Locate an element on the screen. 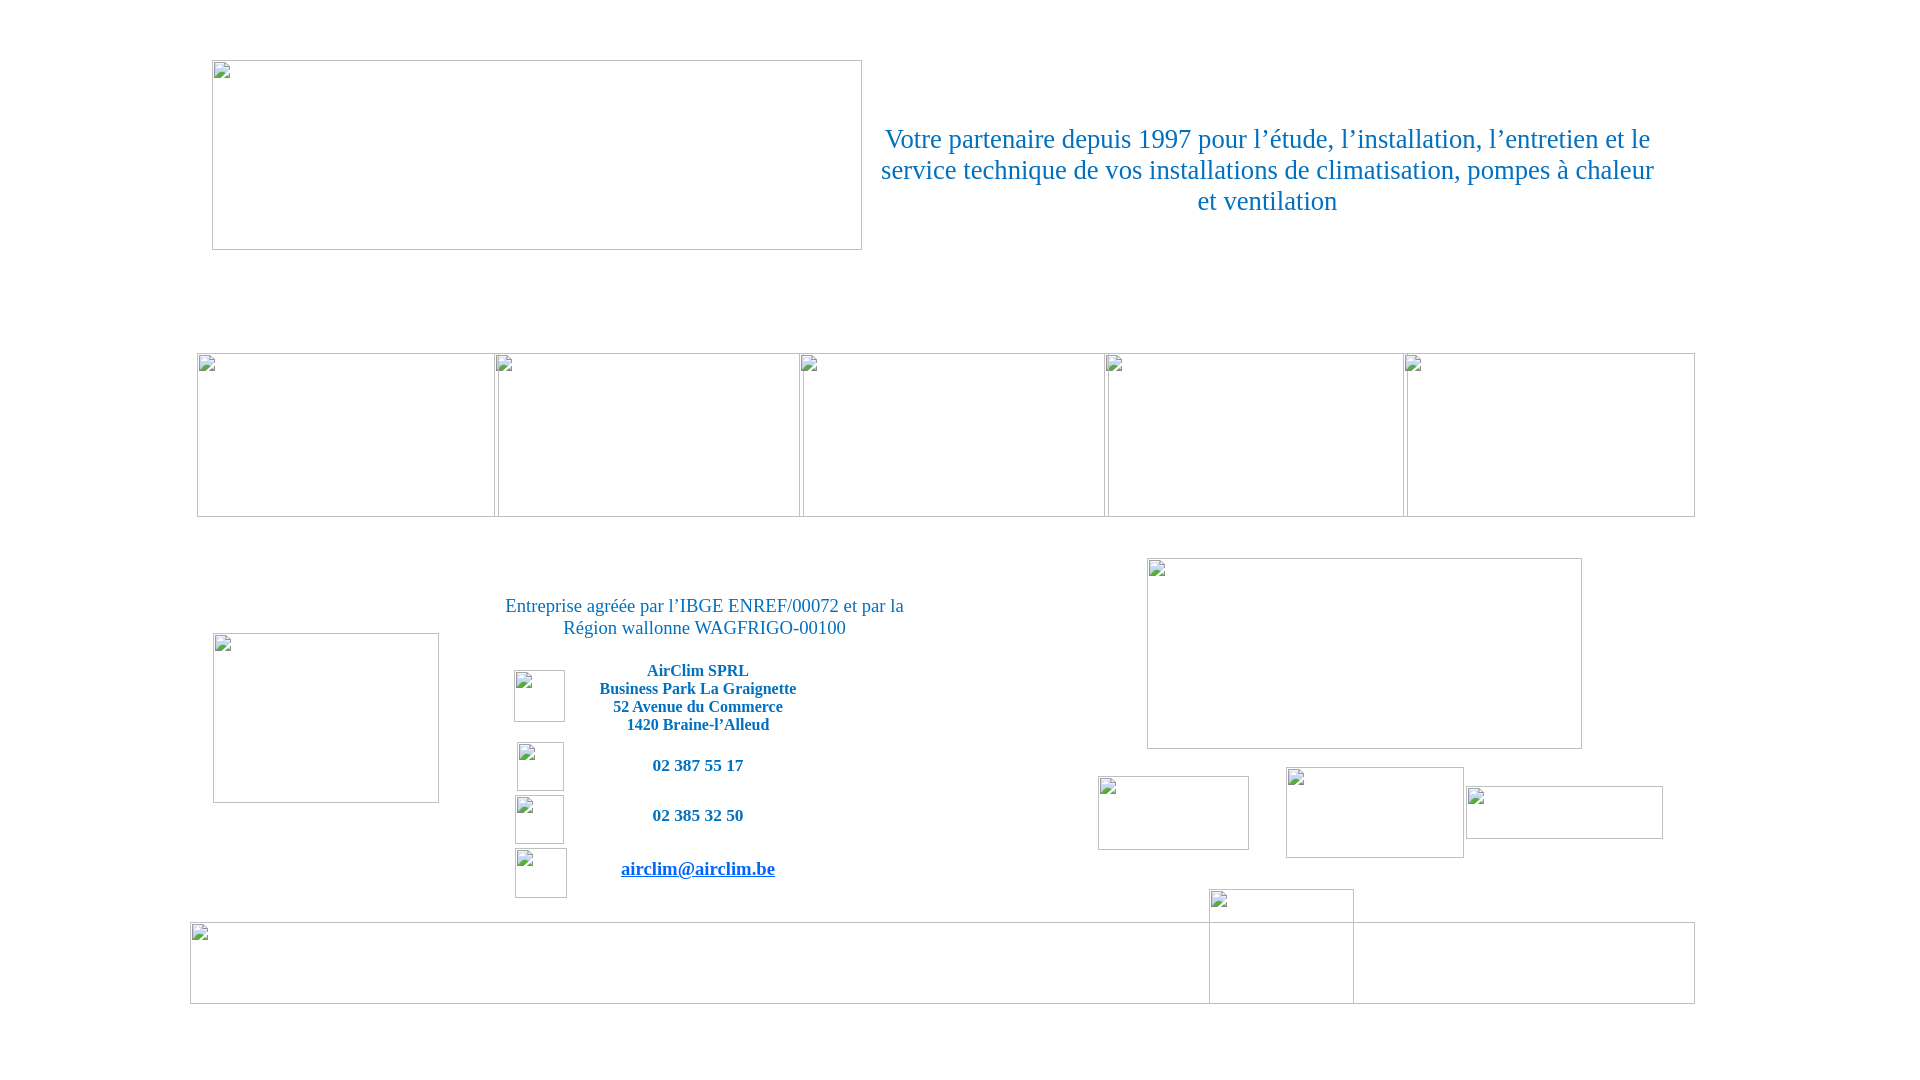  'airclim@airclim.be' is located at coordinates (697, 869).